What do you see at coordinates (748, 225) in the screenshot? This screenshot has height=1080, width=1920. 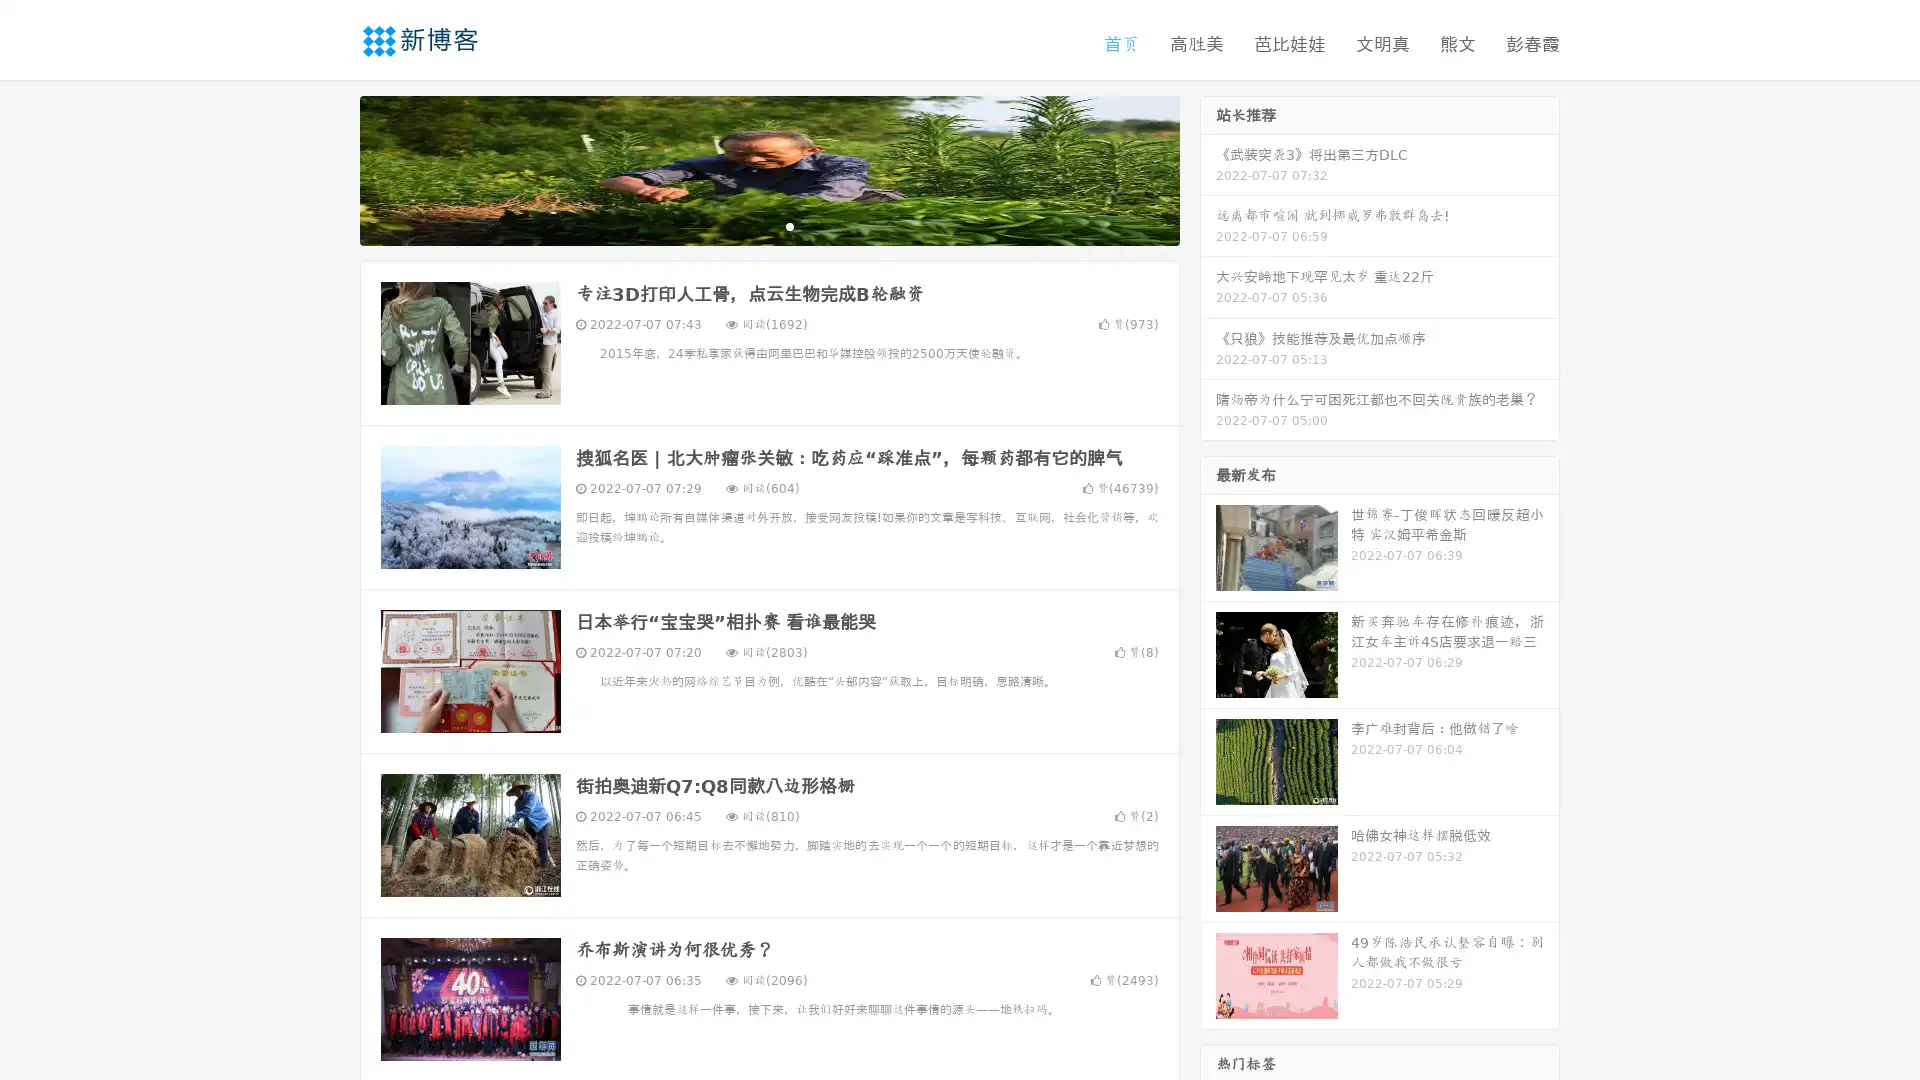 I see `Go to slide 1` at bounding box center [748, 225].